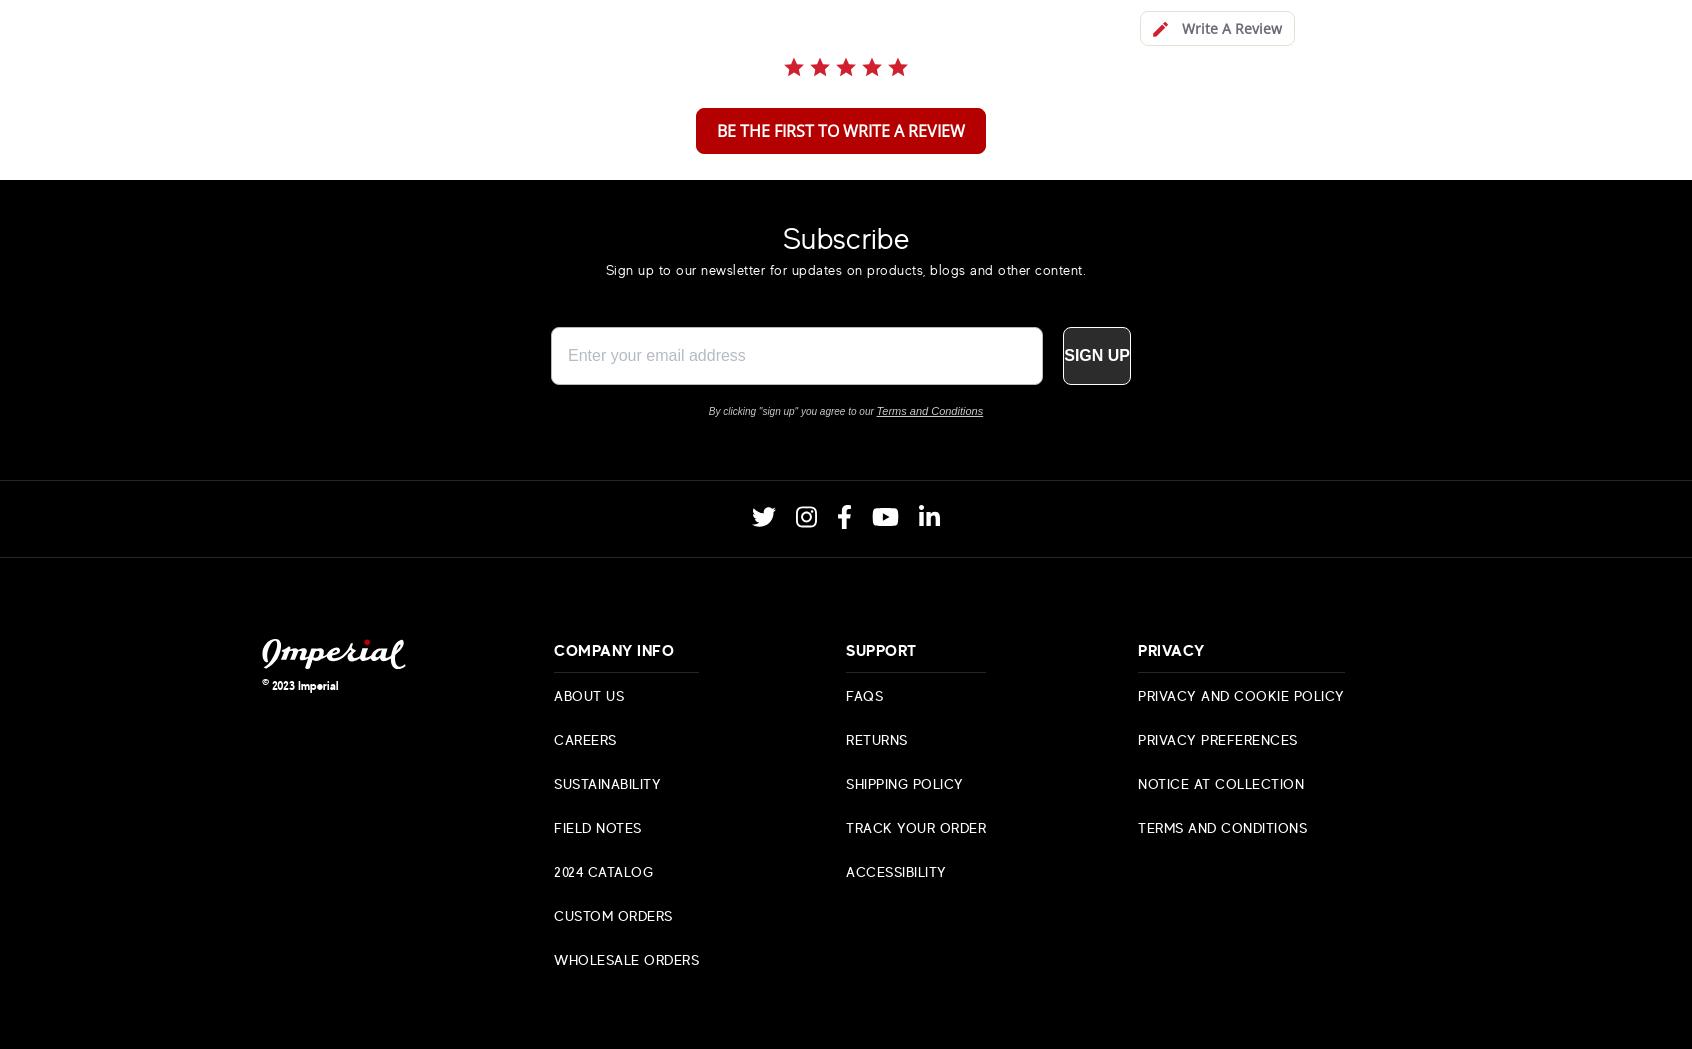 The width and height of the screenshot is (1692, 1049). Describe the element at coordinates (840, 129) in the screenshot. I see `'be the first to write a review'` at that location.